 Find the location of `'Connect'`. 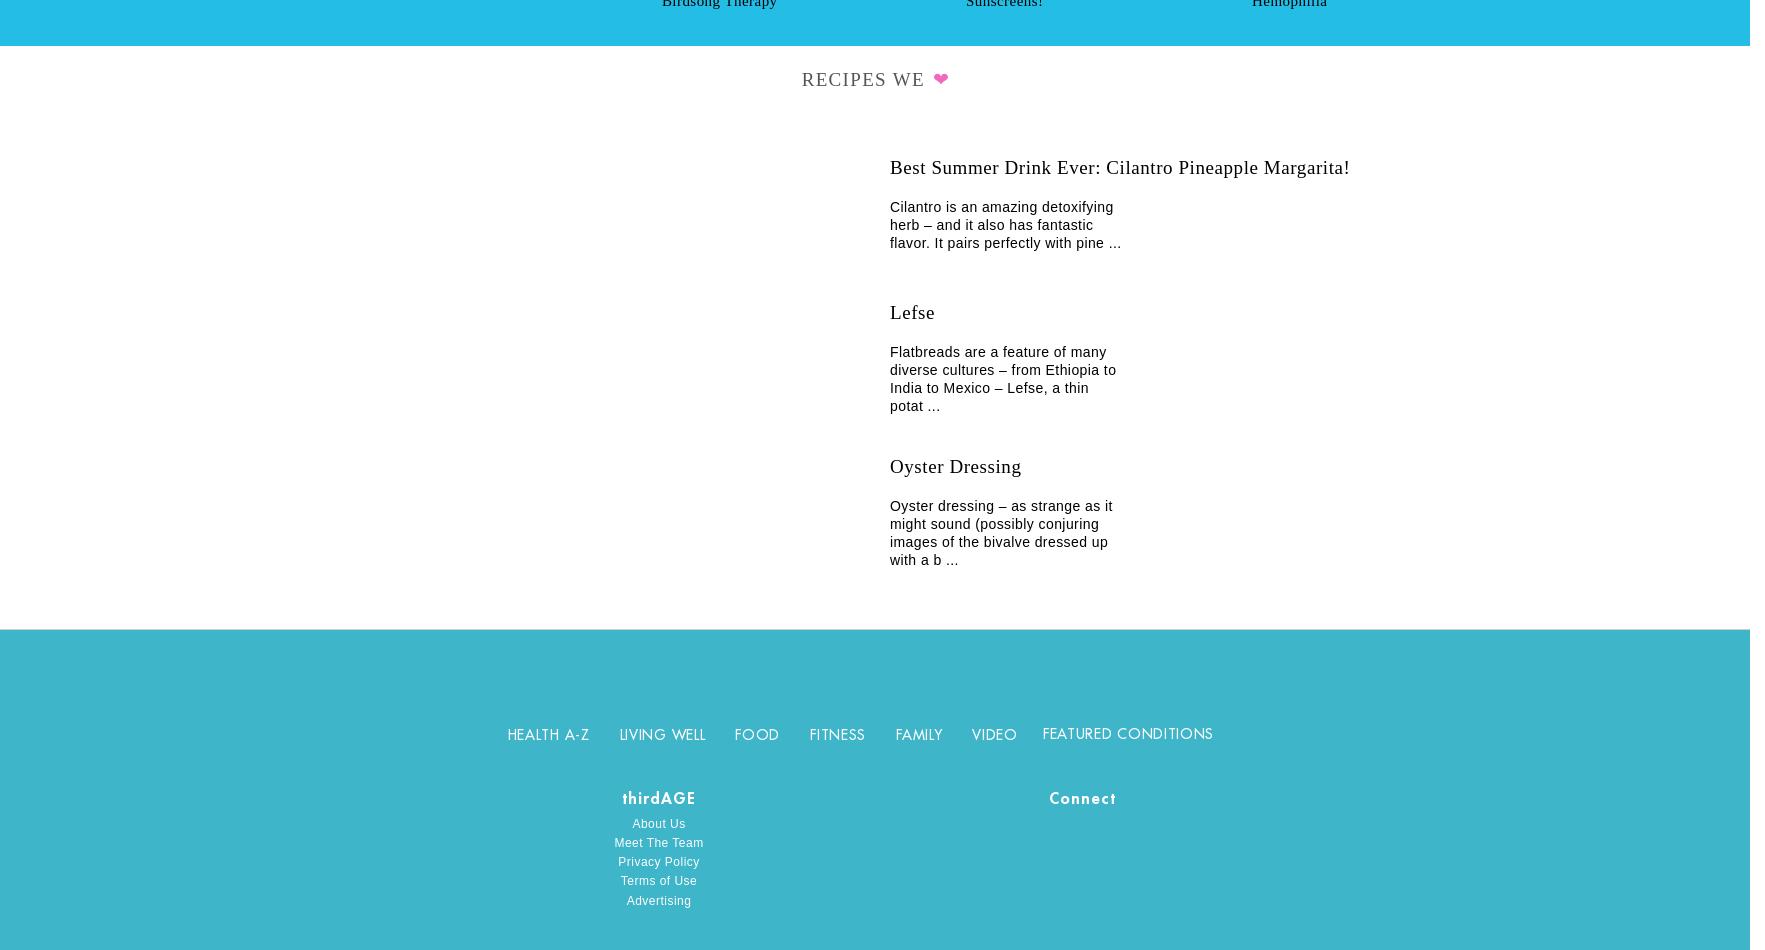

'Connect' is located at coordinates (1082, 797).